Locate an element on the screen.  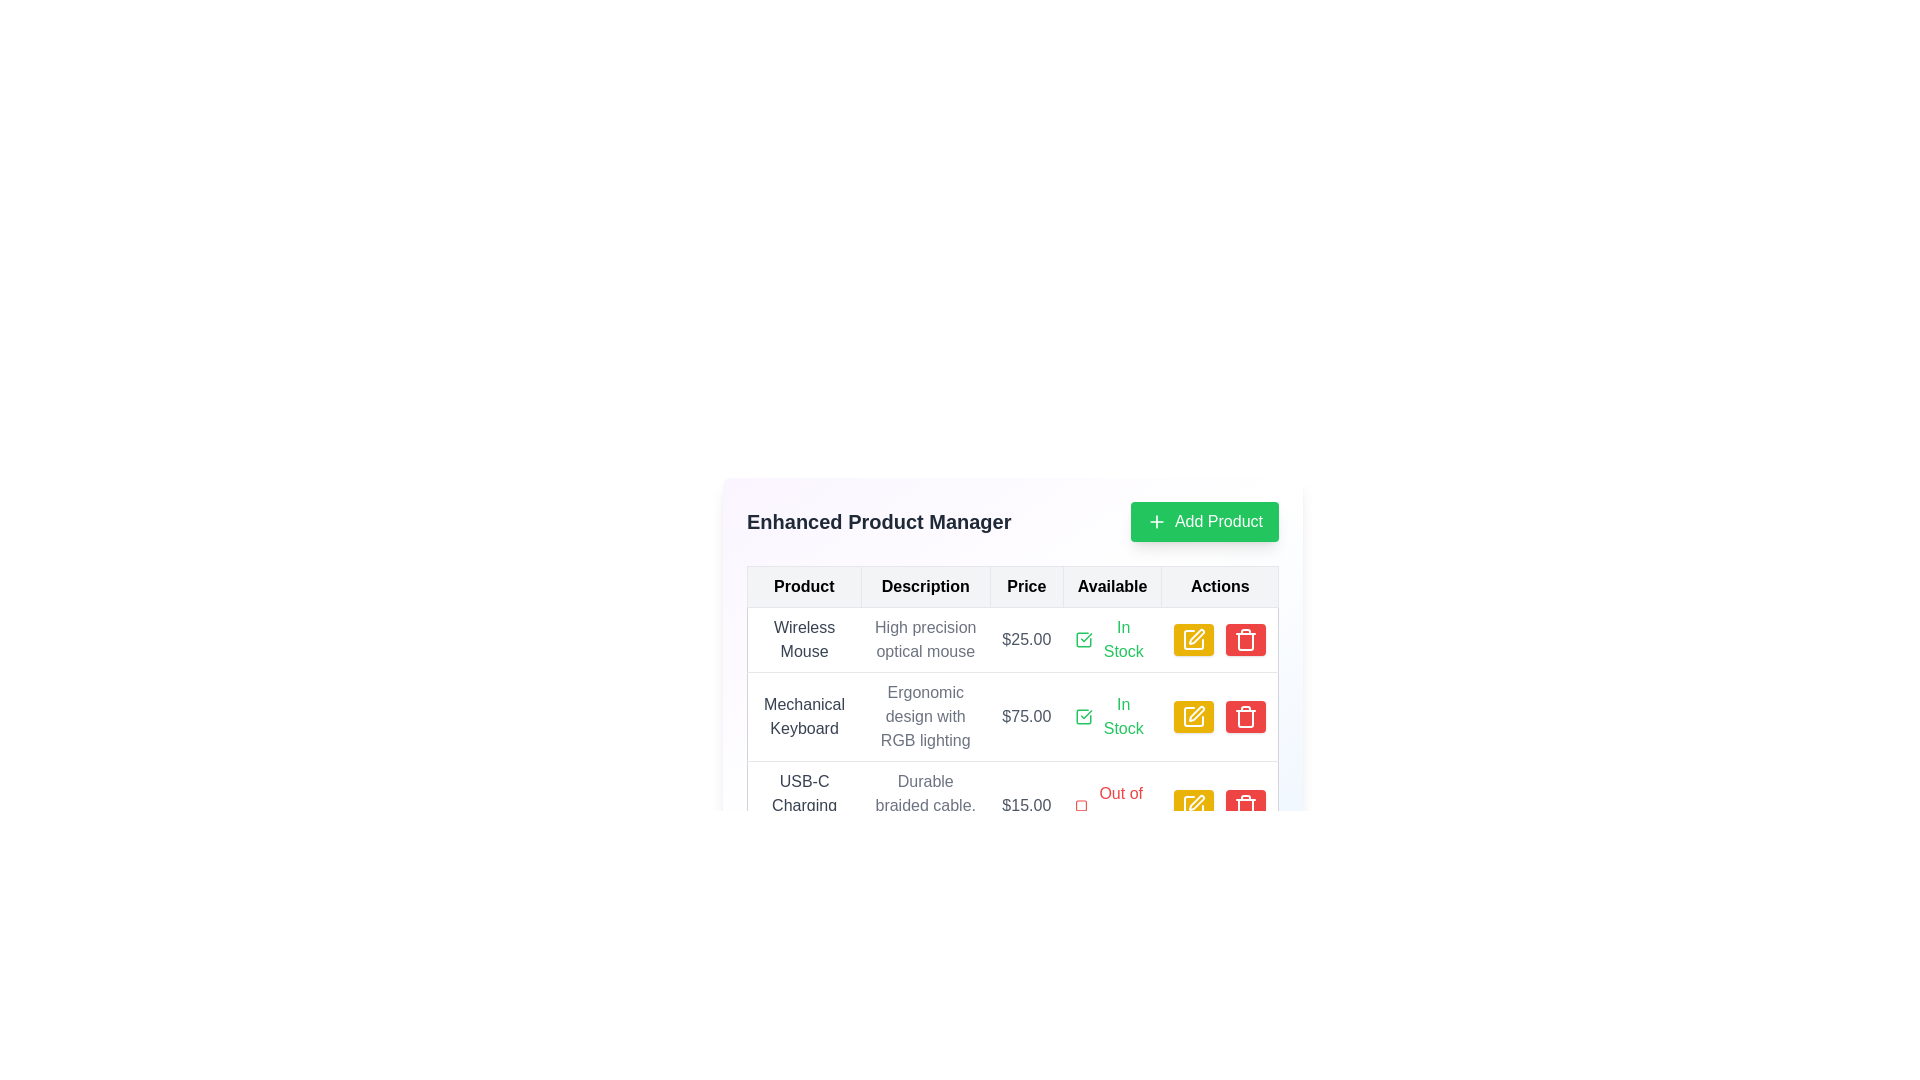
'Out of Stock' label with red text in the 'Available' column for the product 'USB-C Charging' is located at coordinates (1111, 805).